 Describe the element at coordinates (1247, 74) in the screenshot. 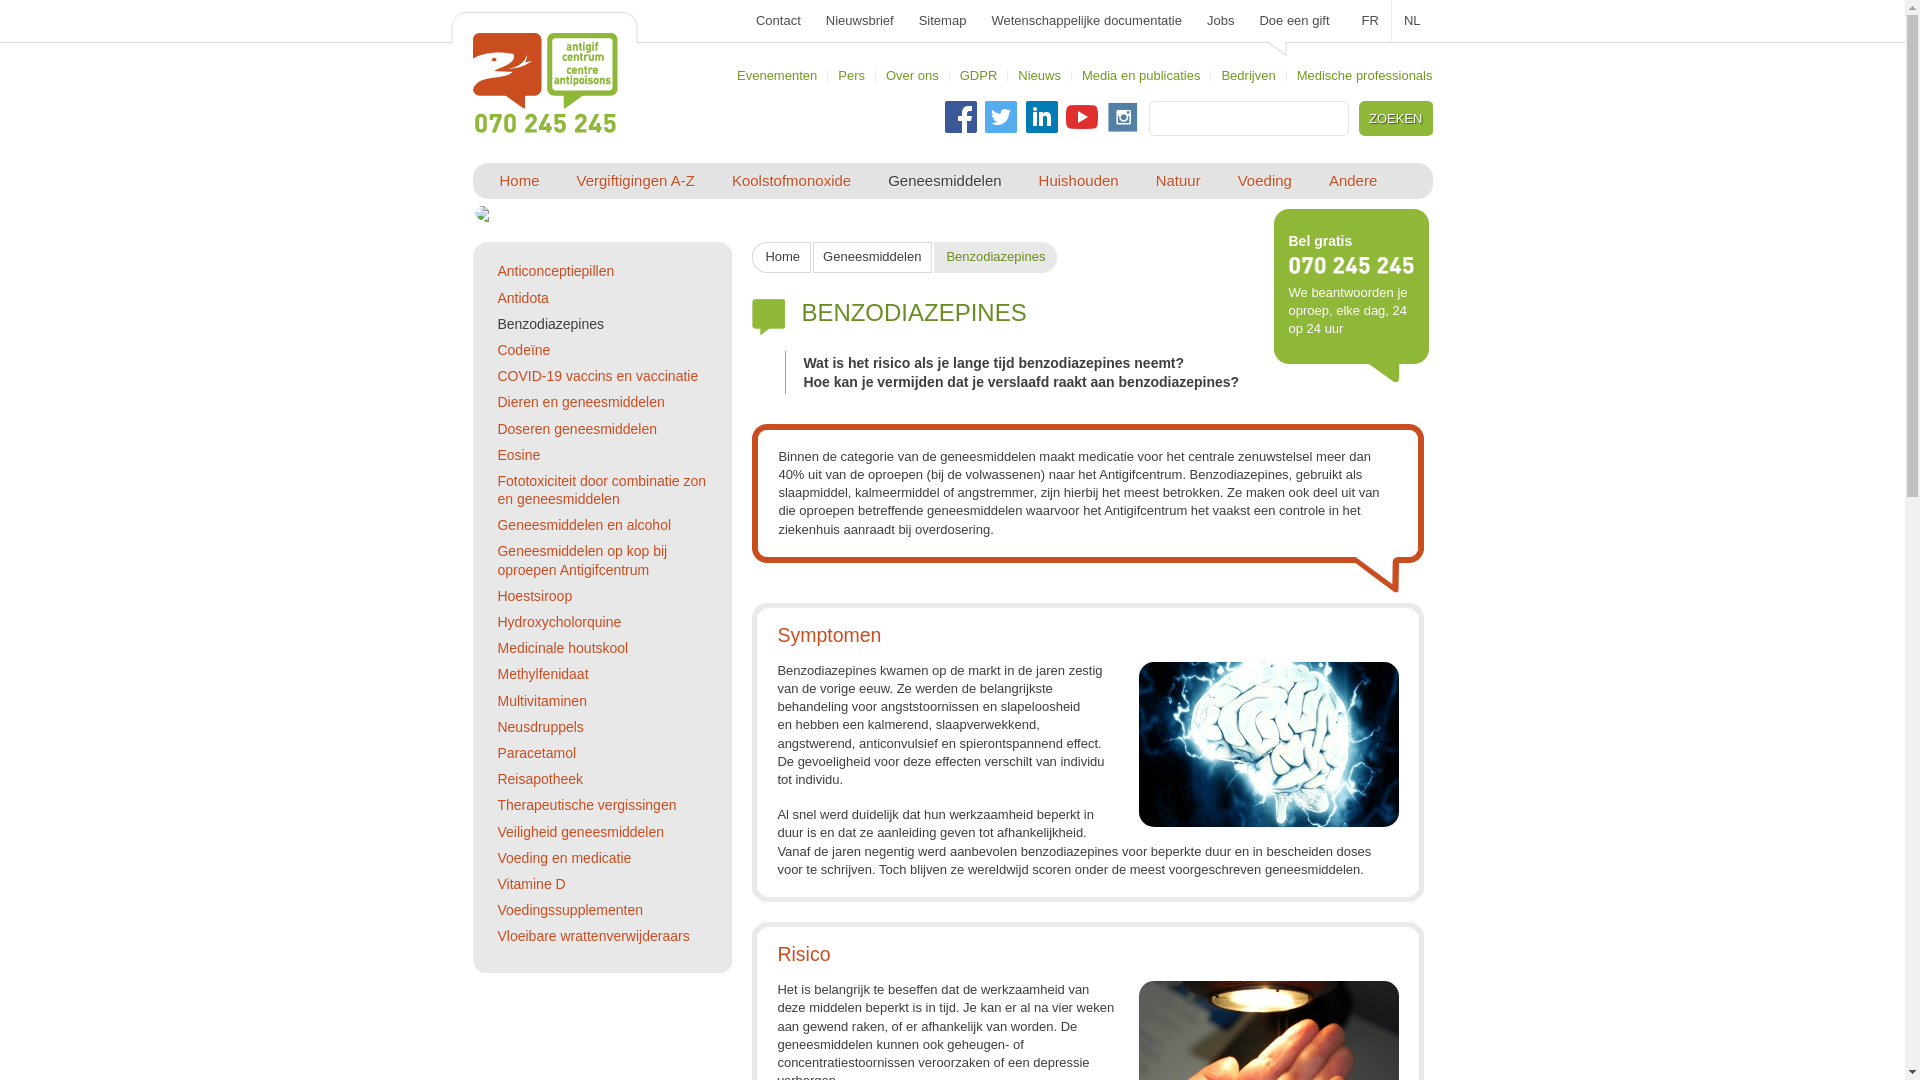

I see `'Bedrijven'` at that location.